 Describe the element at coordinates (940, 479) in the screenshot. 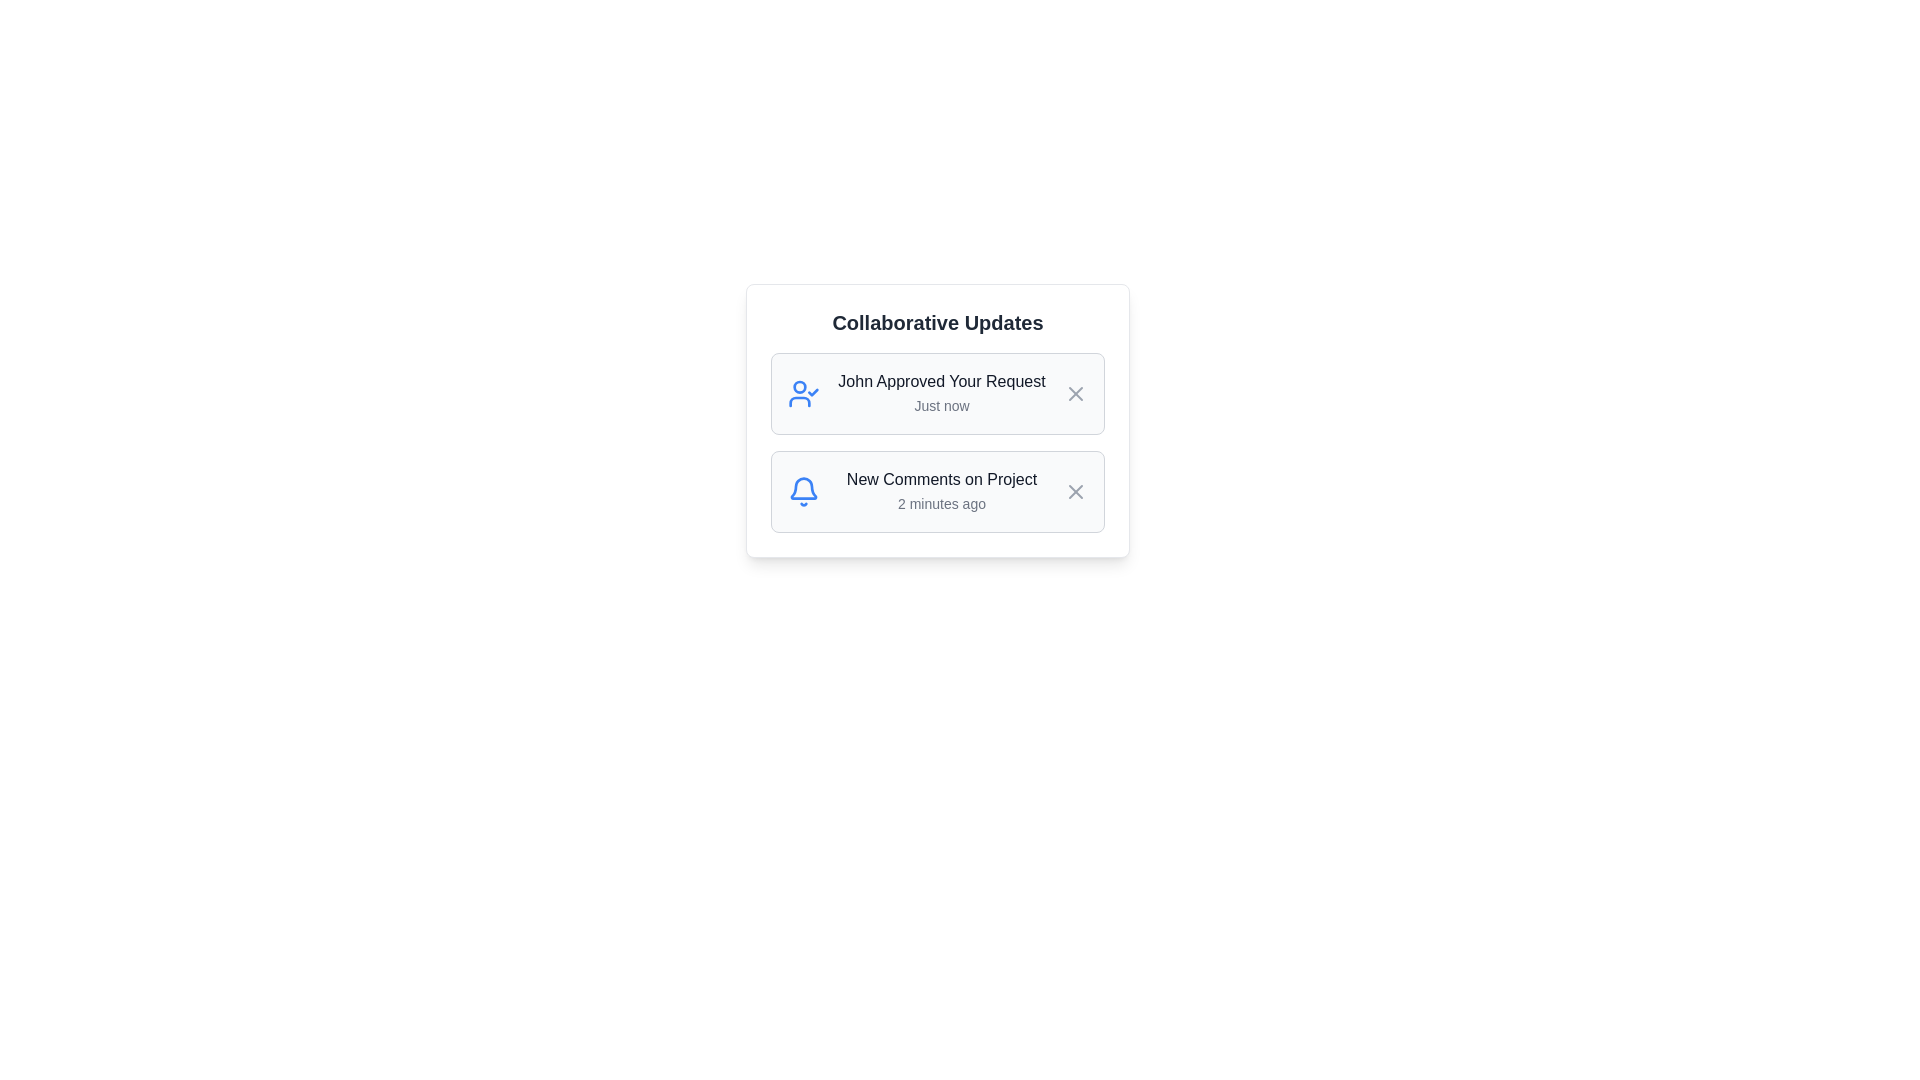

I see `the static text label conveying the title of a notification regarding new comments on a project, located in the second notification card within the 'Collaborative Updates' section` at that location.